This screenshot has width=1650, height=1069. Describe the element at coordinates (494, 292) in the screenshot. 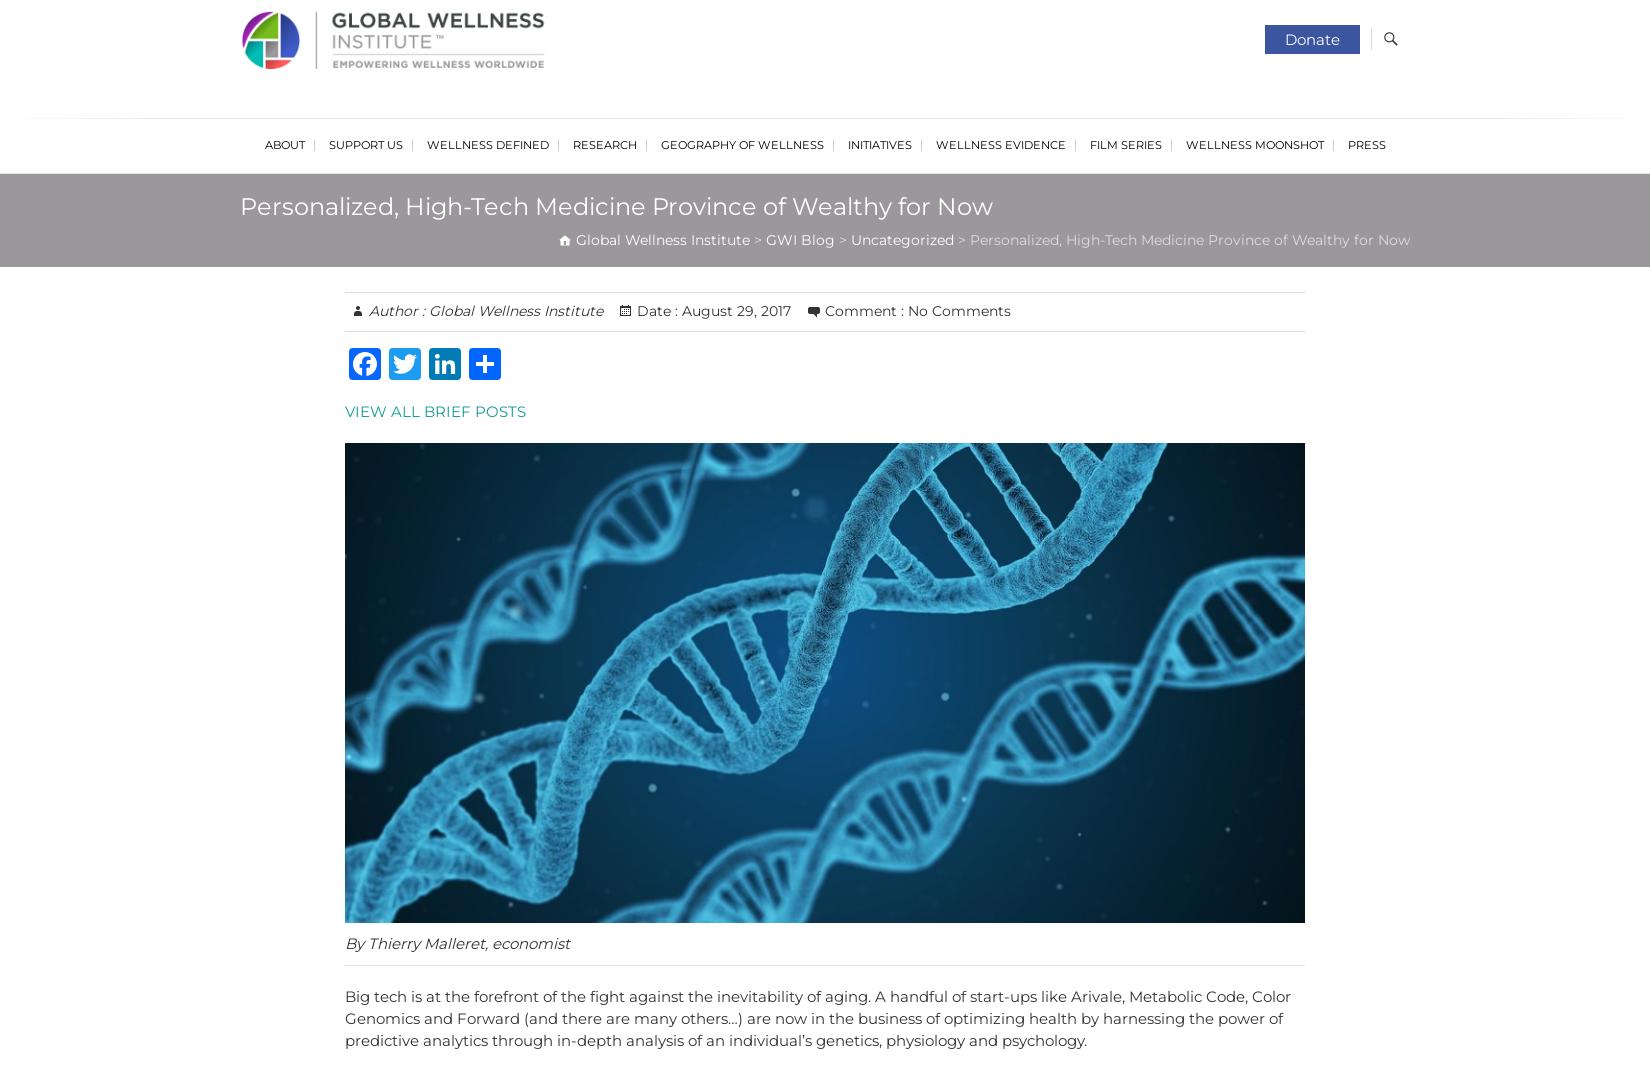

I see `'What is Wellness Policy?'` at that location.